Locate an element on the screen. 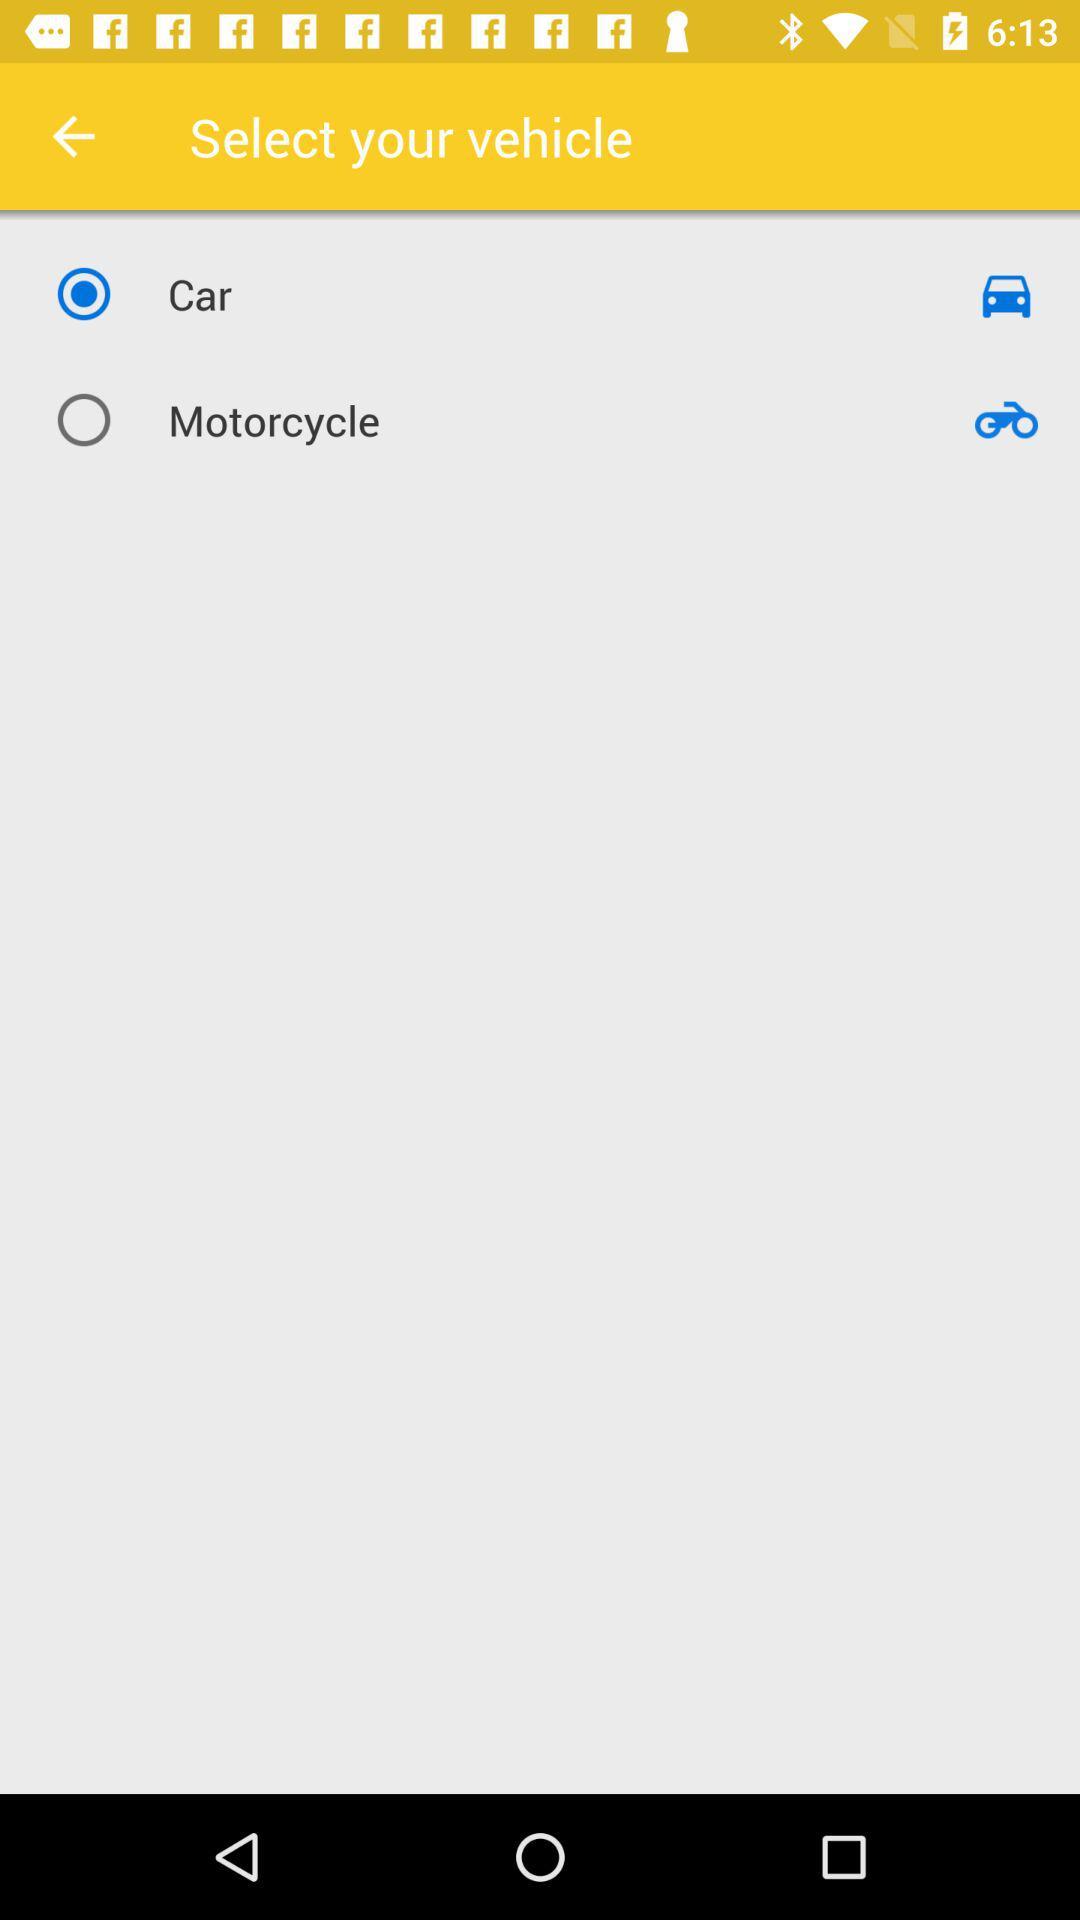 The image size is (1080, 1920). go back is located at coordinates (72, 135).